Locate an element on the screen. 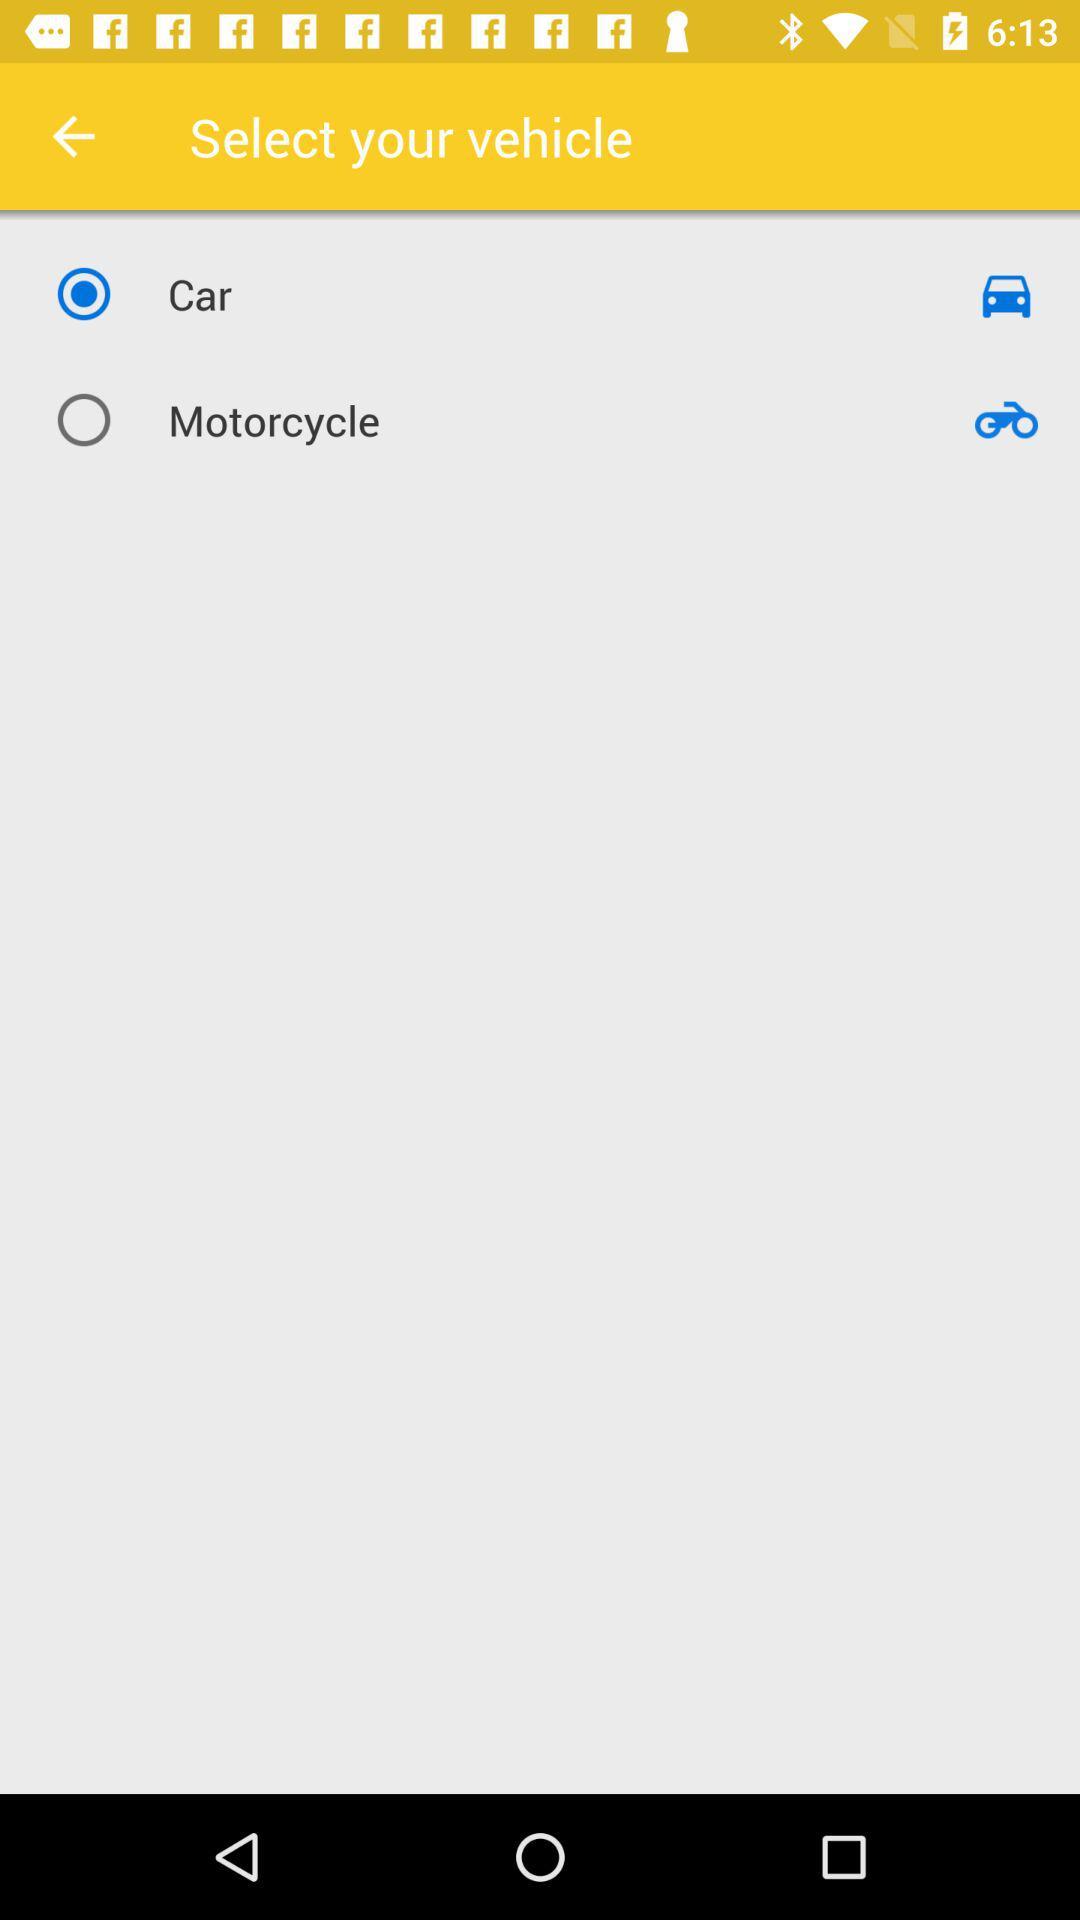 The image size is (1080, 1920). go back is located at coordinates (72, 135).